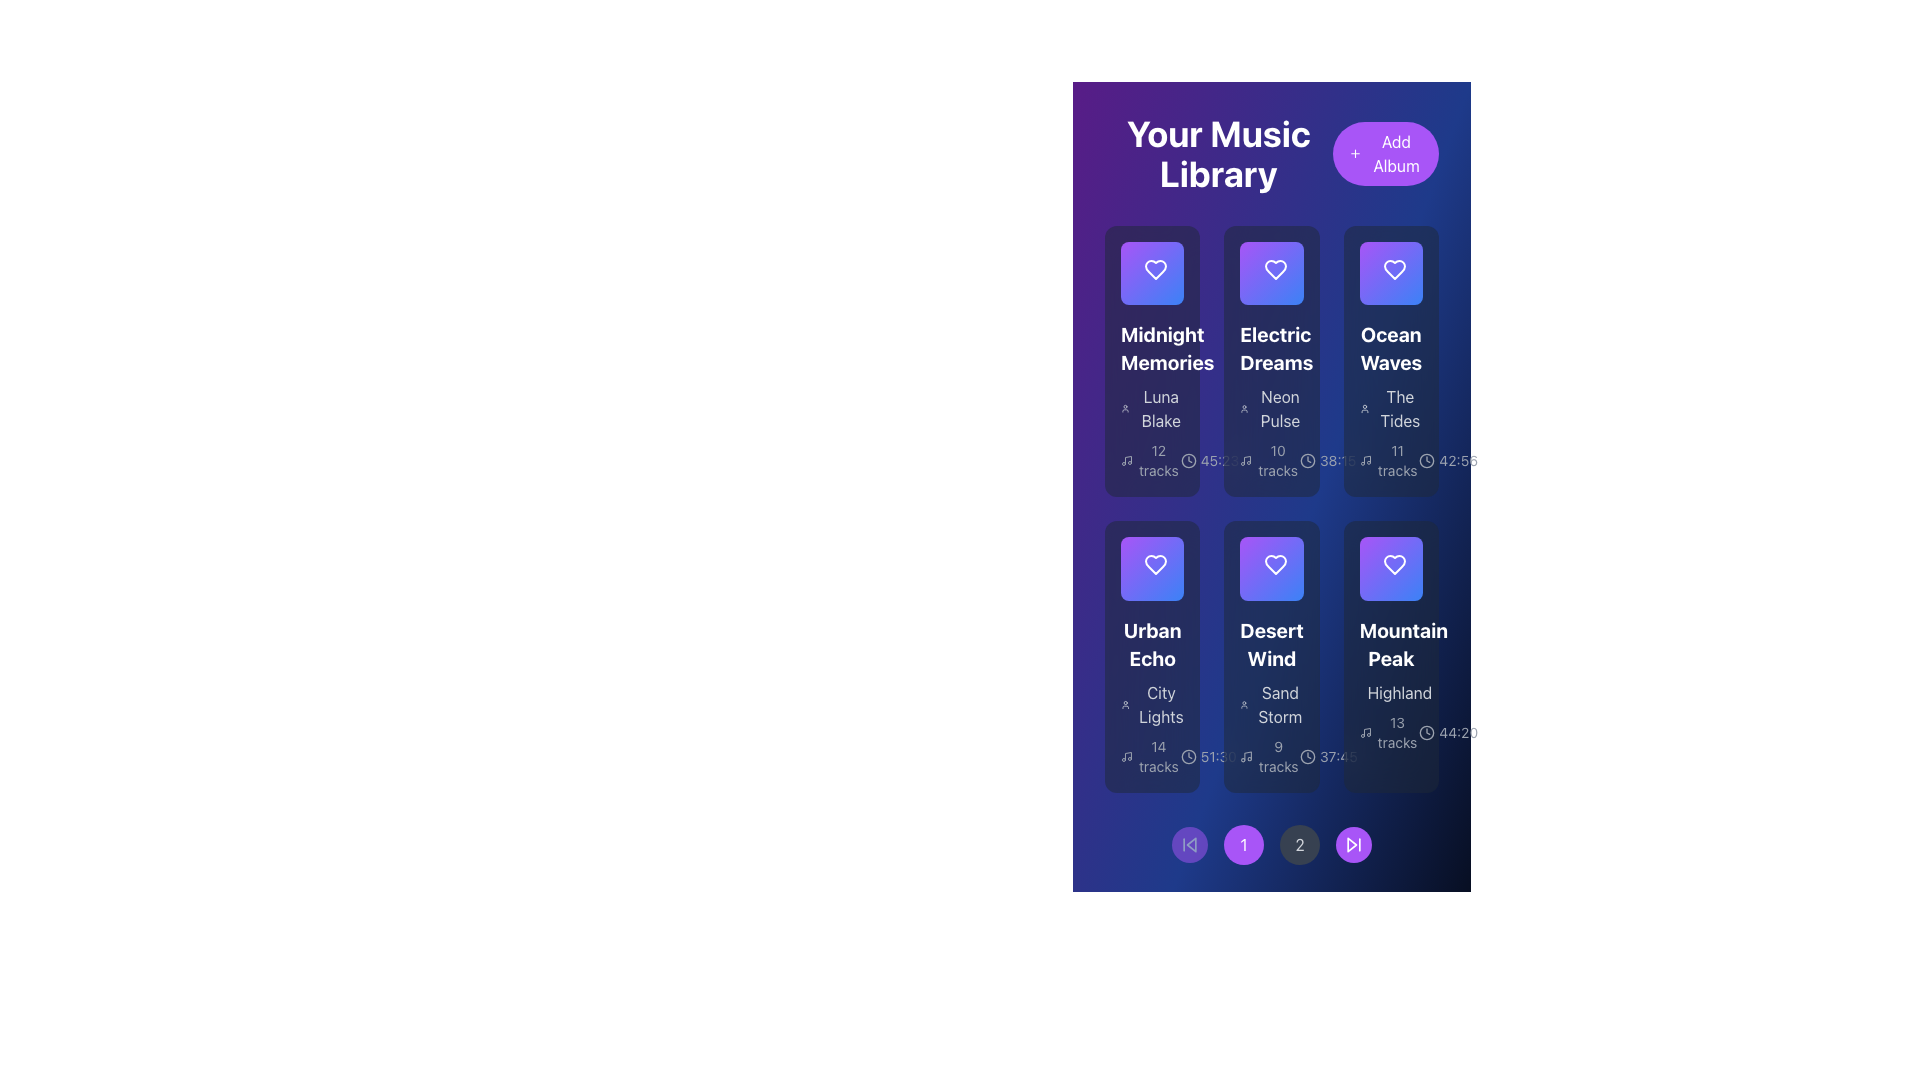  I want to click on the heart-shaped button with a purple icon inside a circular button on the 'Ocean Waves' card in 'Your Music Library' to observe hover effects, so click(1390, 273).